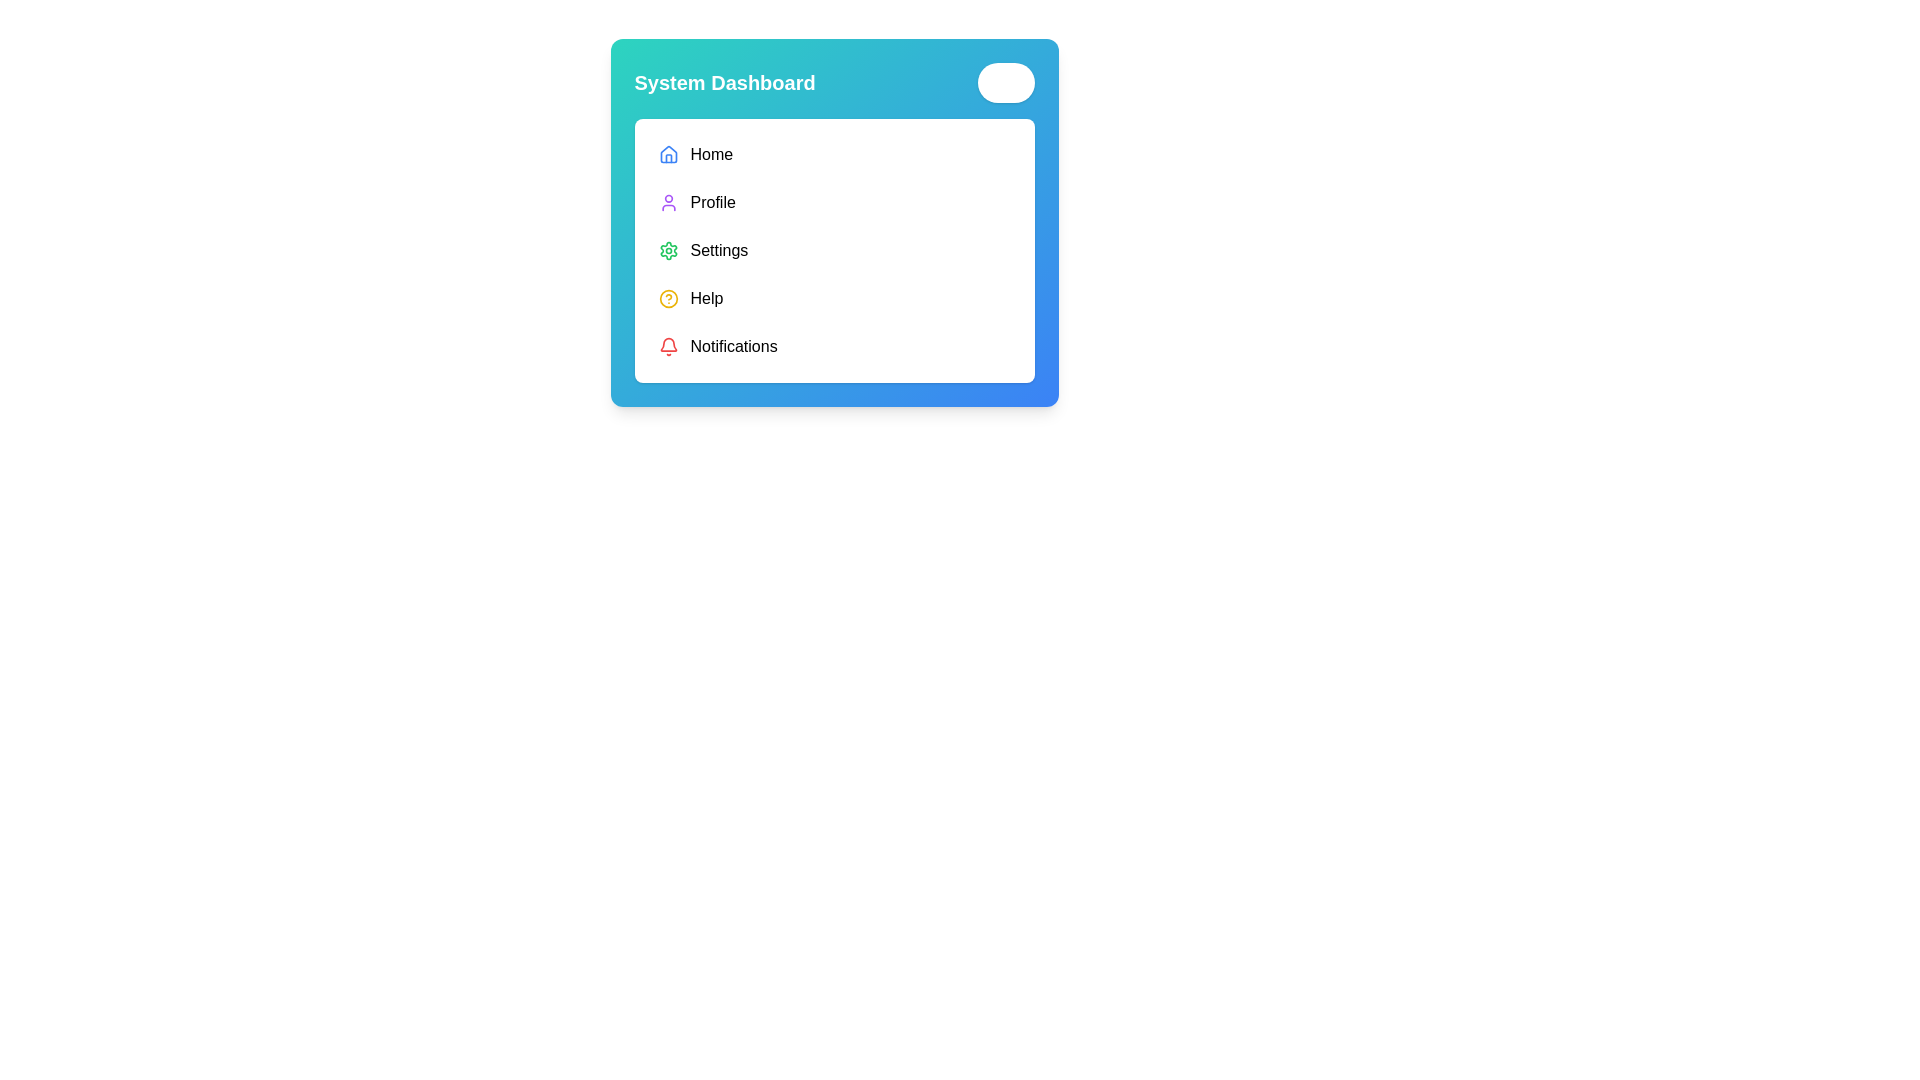  Describe the element at coordinates (668, 153) in the screenshot. I see `the 'Home' icon located at the top-left corner of the interface` at that location.